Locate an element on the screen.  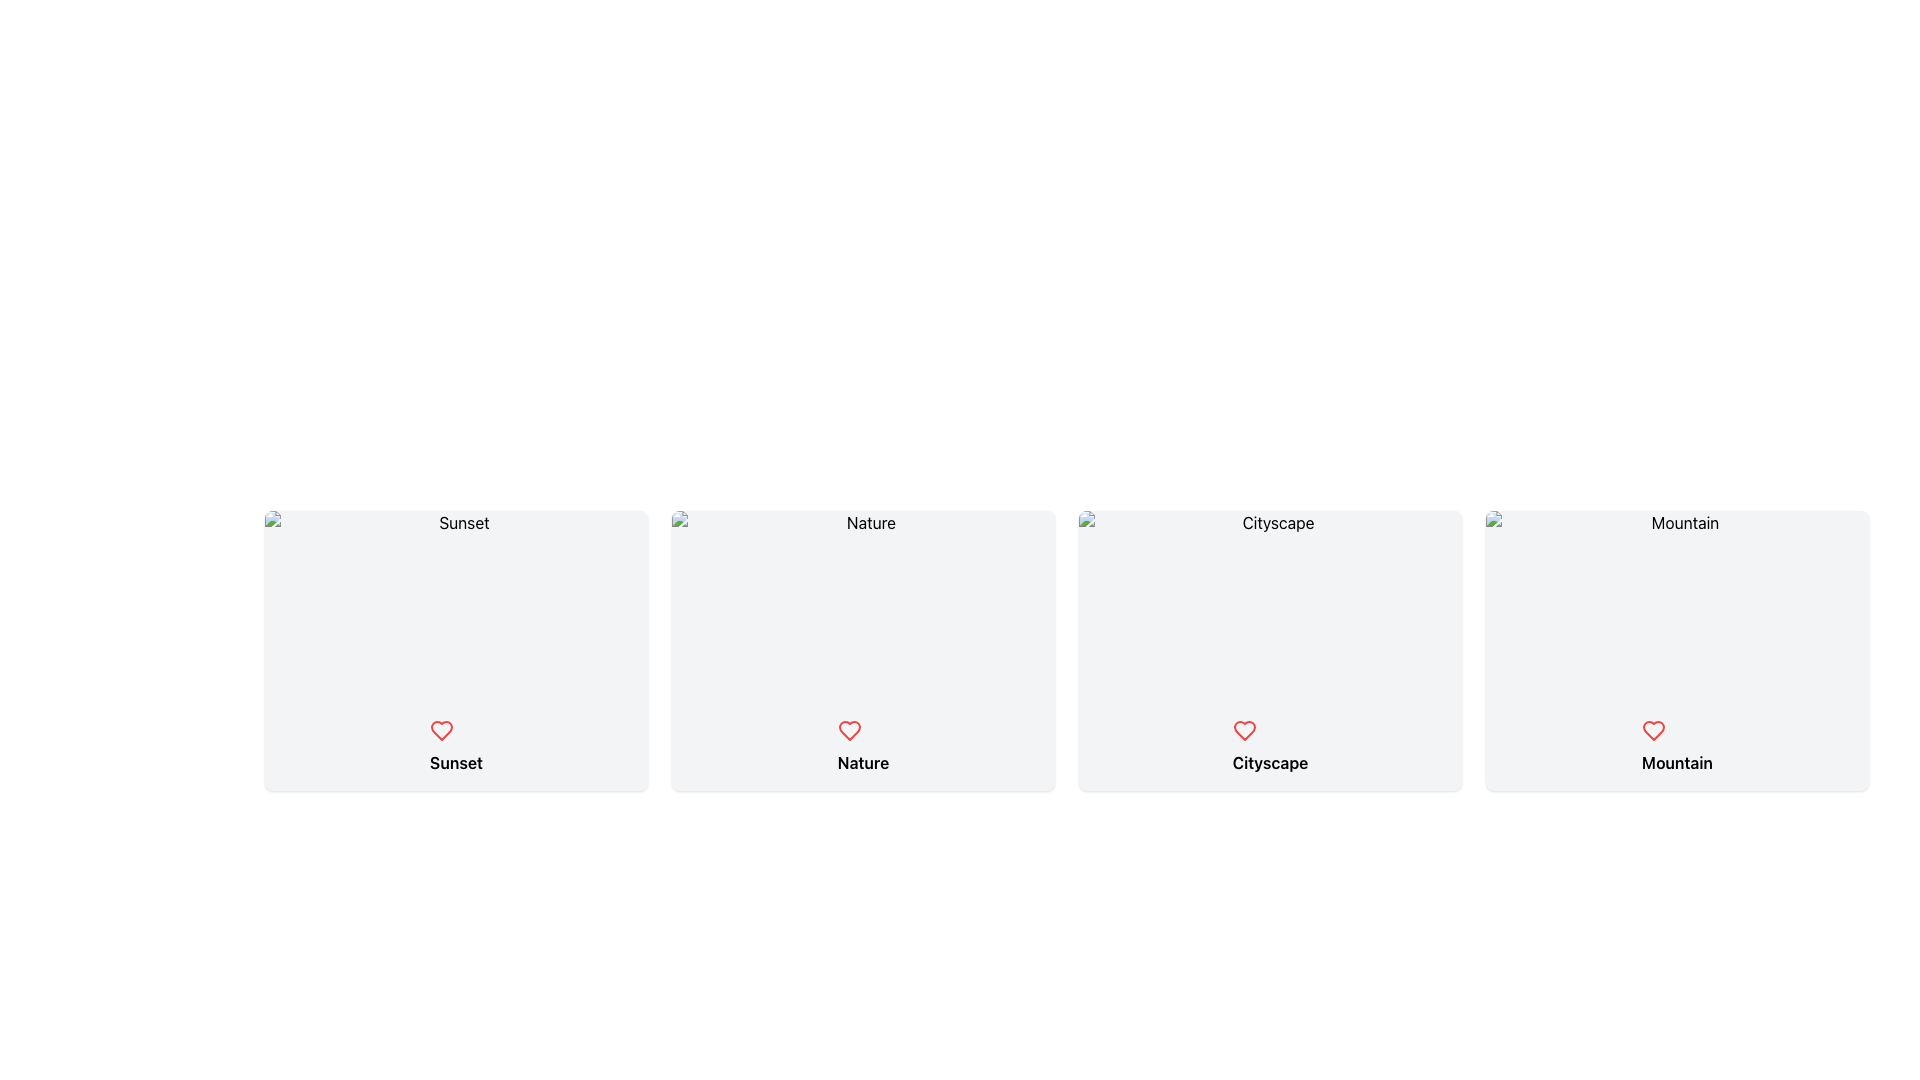
the heart icon located at the bottom-center of the 'Mountain' tile is located at coordinates (1654, 731).